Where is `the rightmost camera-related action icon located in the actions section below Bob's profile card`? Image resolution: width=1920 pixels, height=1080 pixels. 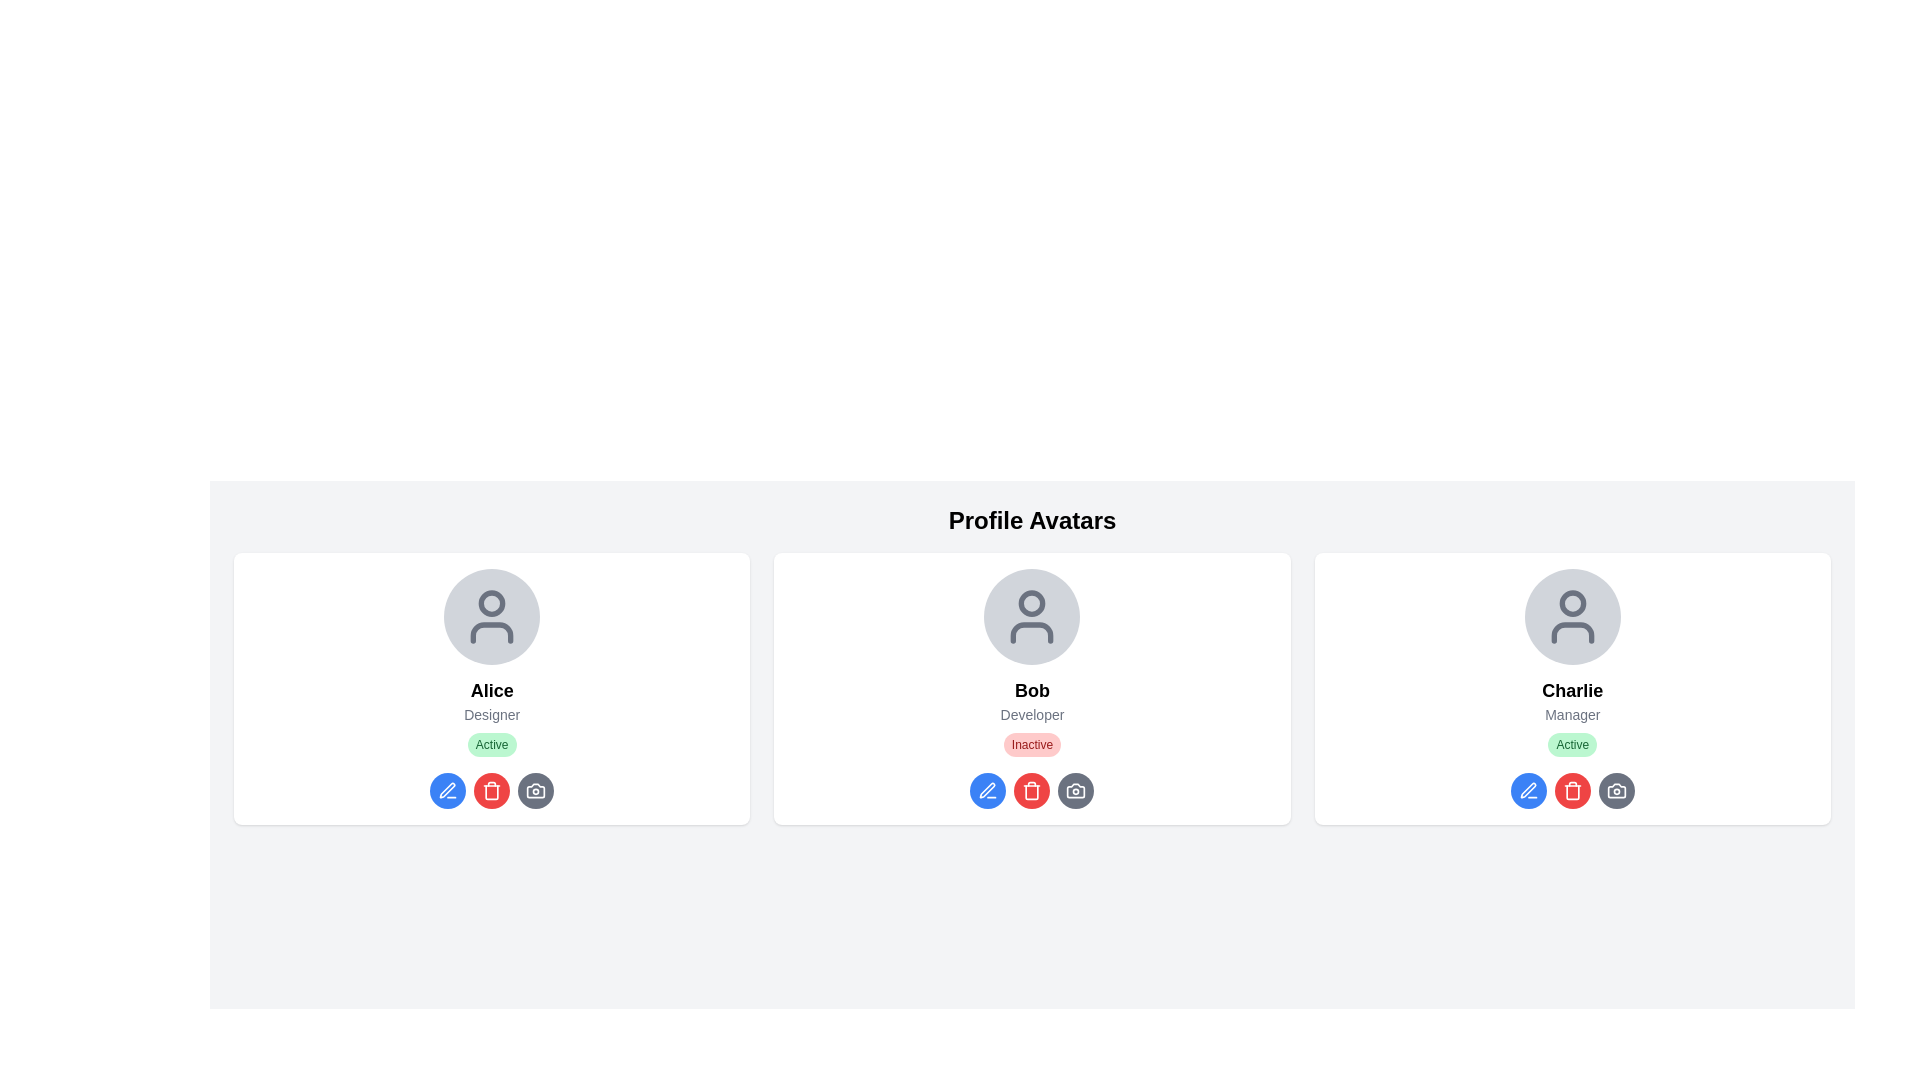 the rightmost camera-related action icon located in the actions section below Bob's profile card is located at coordinates (1074, 789).